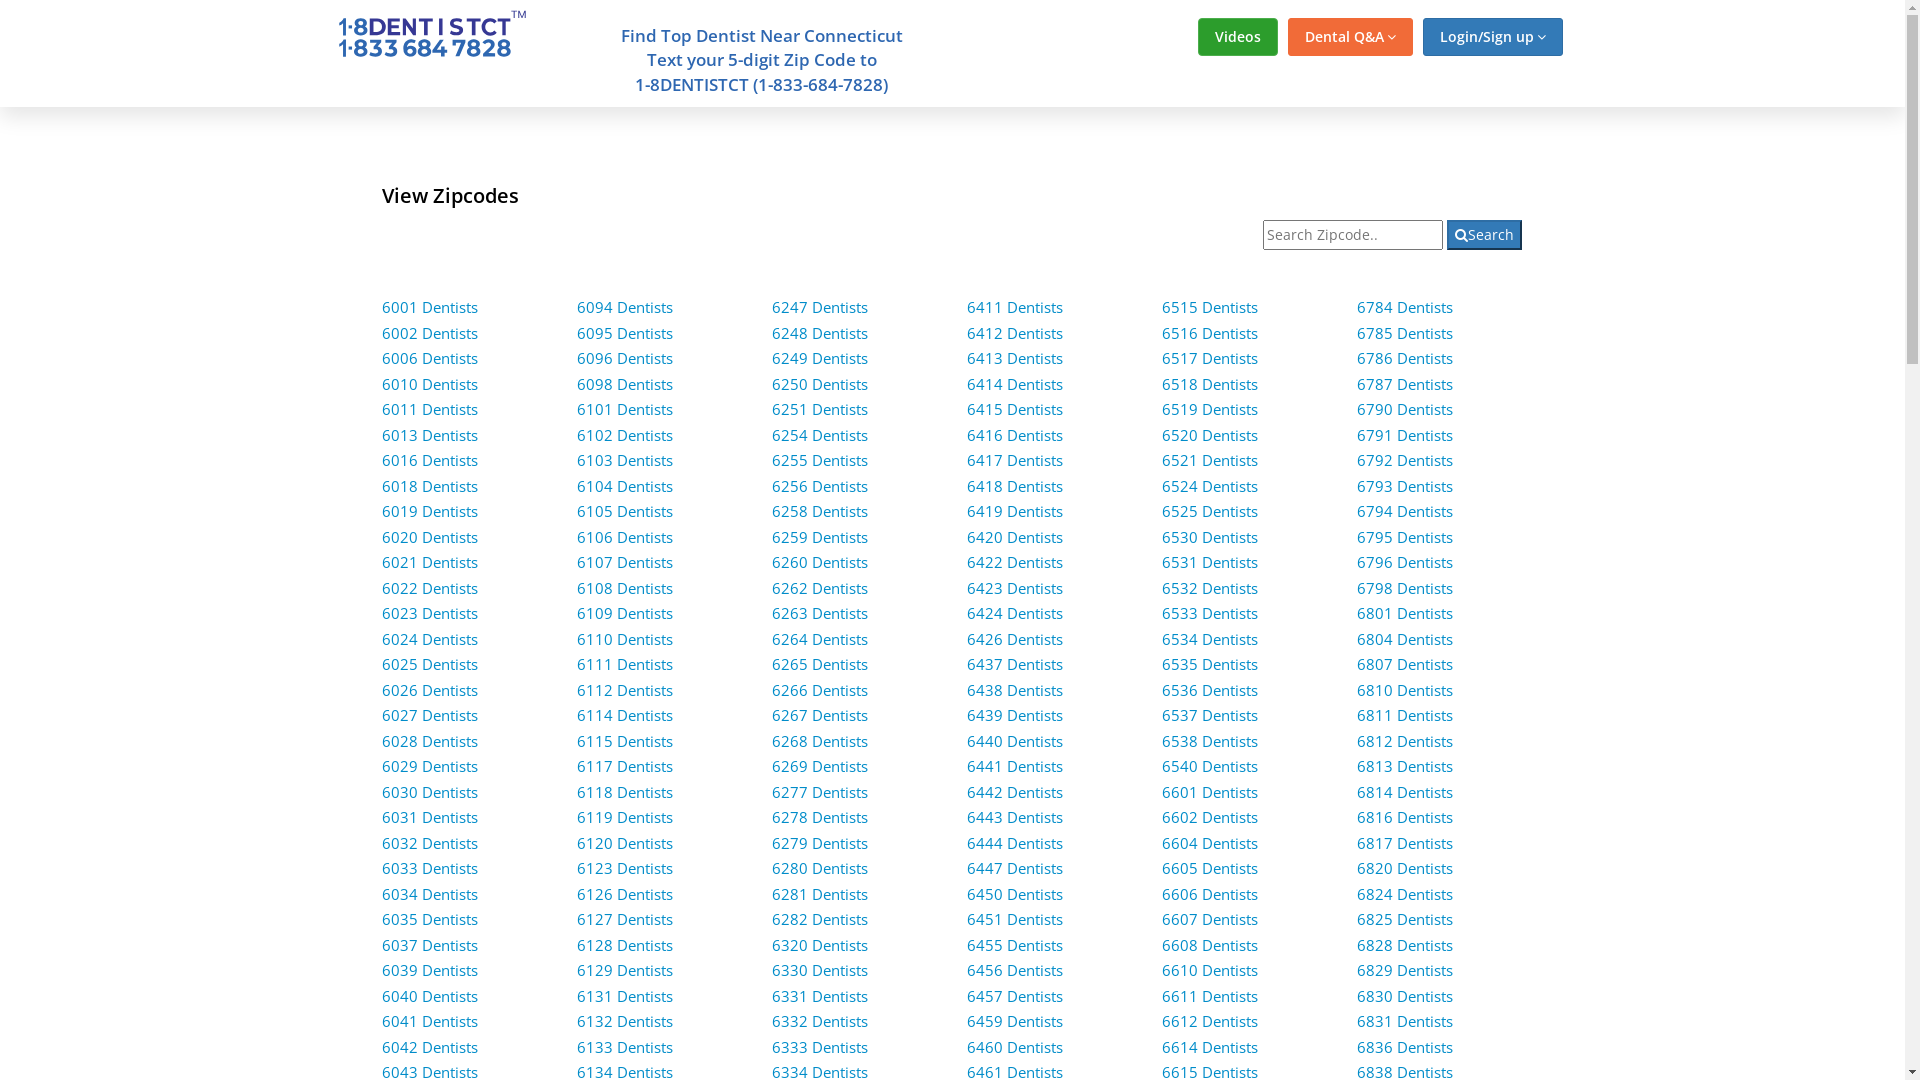 The image size is (1920, 1080). I want to click on '6538 Dentists', so click(1208, 740).